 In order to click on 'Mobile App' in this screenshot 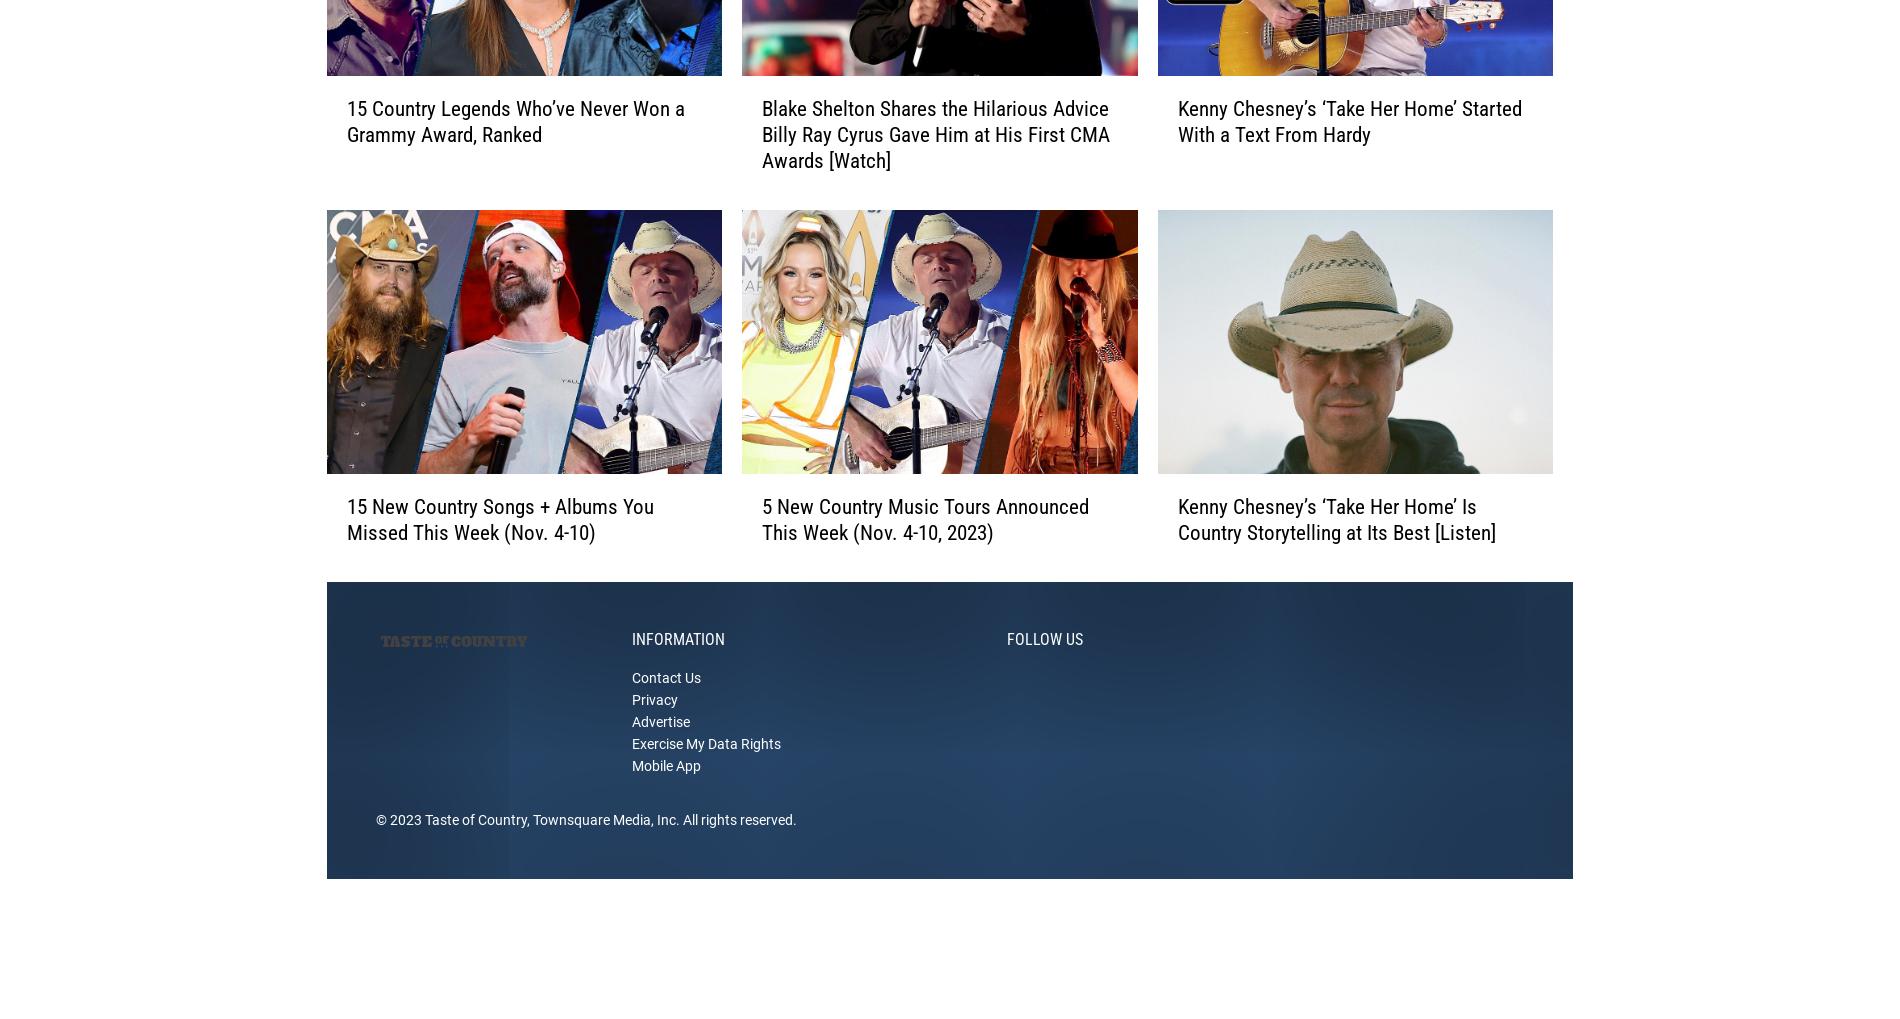, I will do `click(666, 796)`.